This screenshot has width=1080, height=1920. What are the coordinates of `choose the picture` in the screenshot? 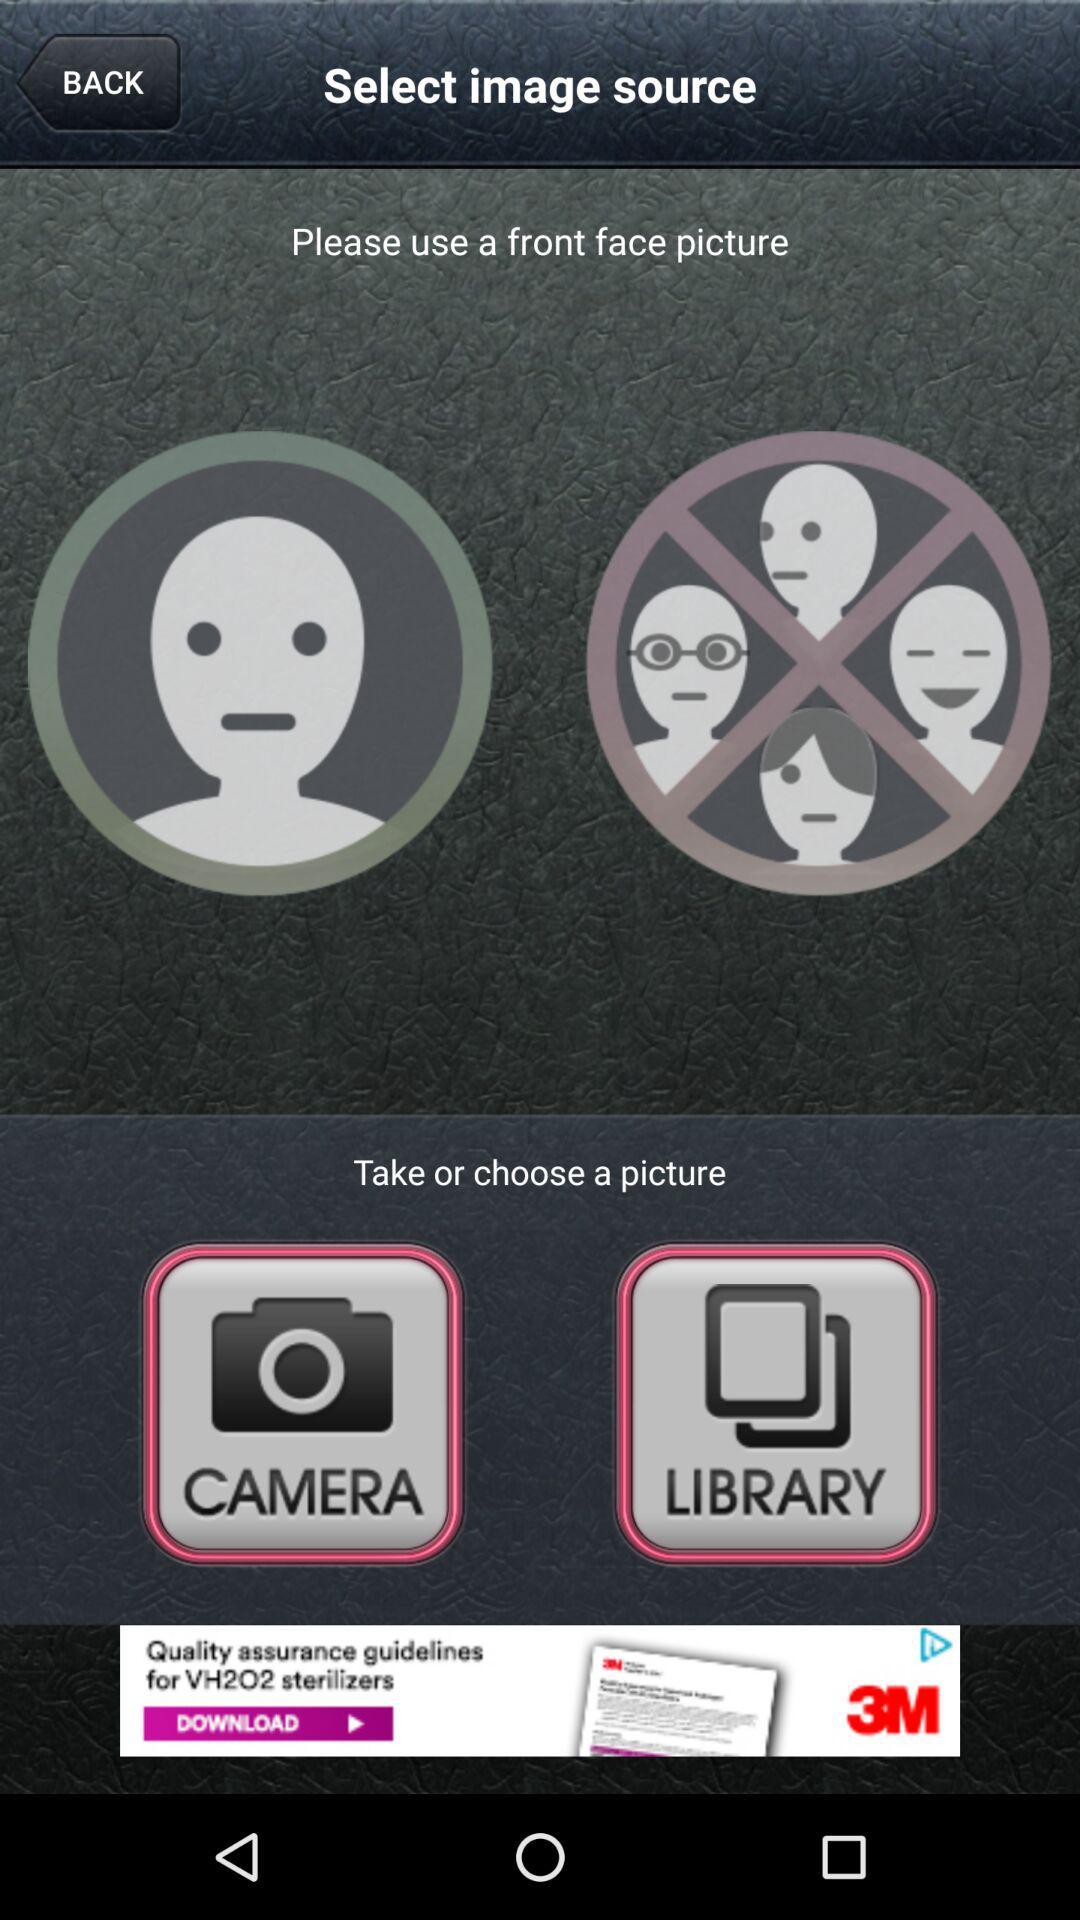 It's located at (775, 1401).